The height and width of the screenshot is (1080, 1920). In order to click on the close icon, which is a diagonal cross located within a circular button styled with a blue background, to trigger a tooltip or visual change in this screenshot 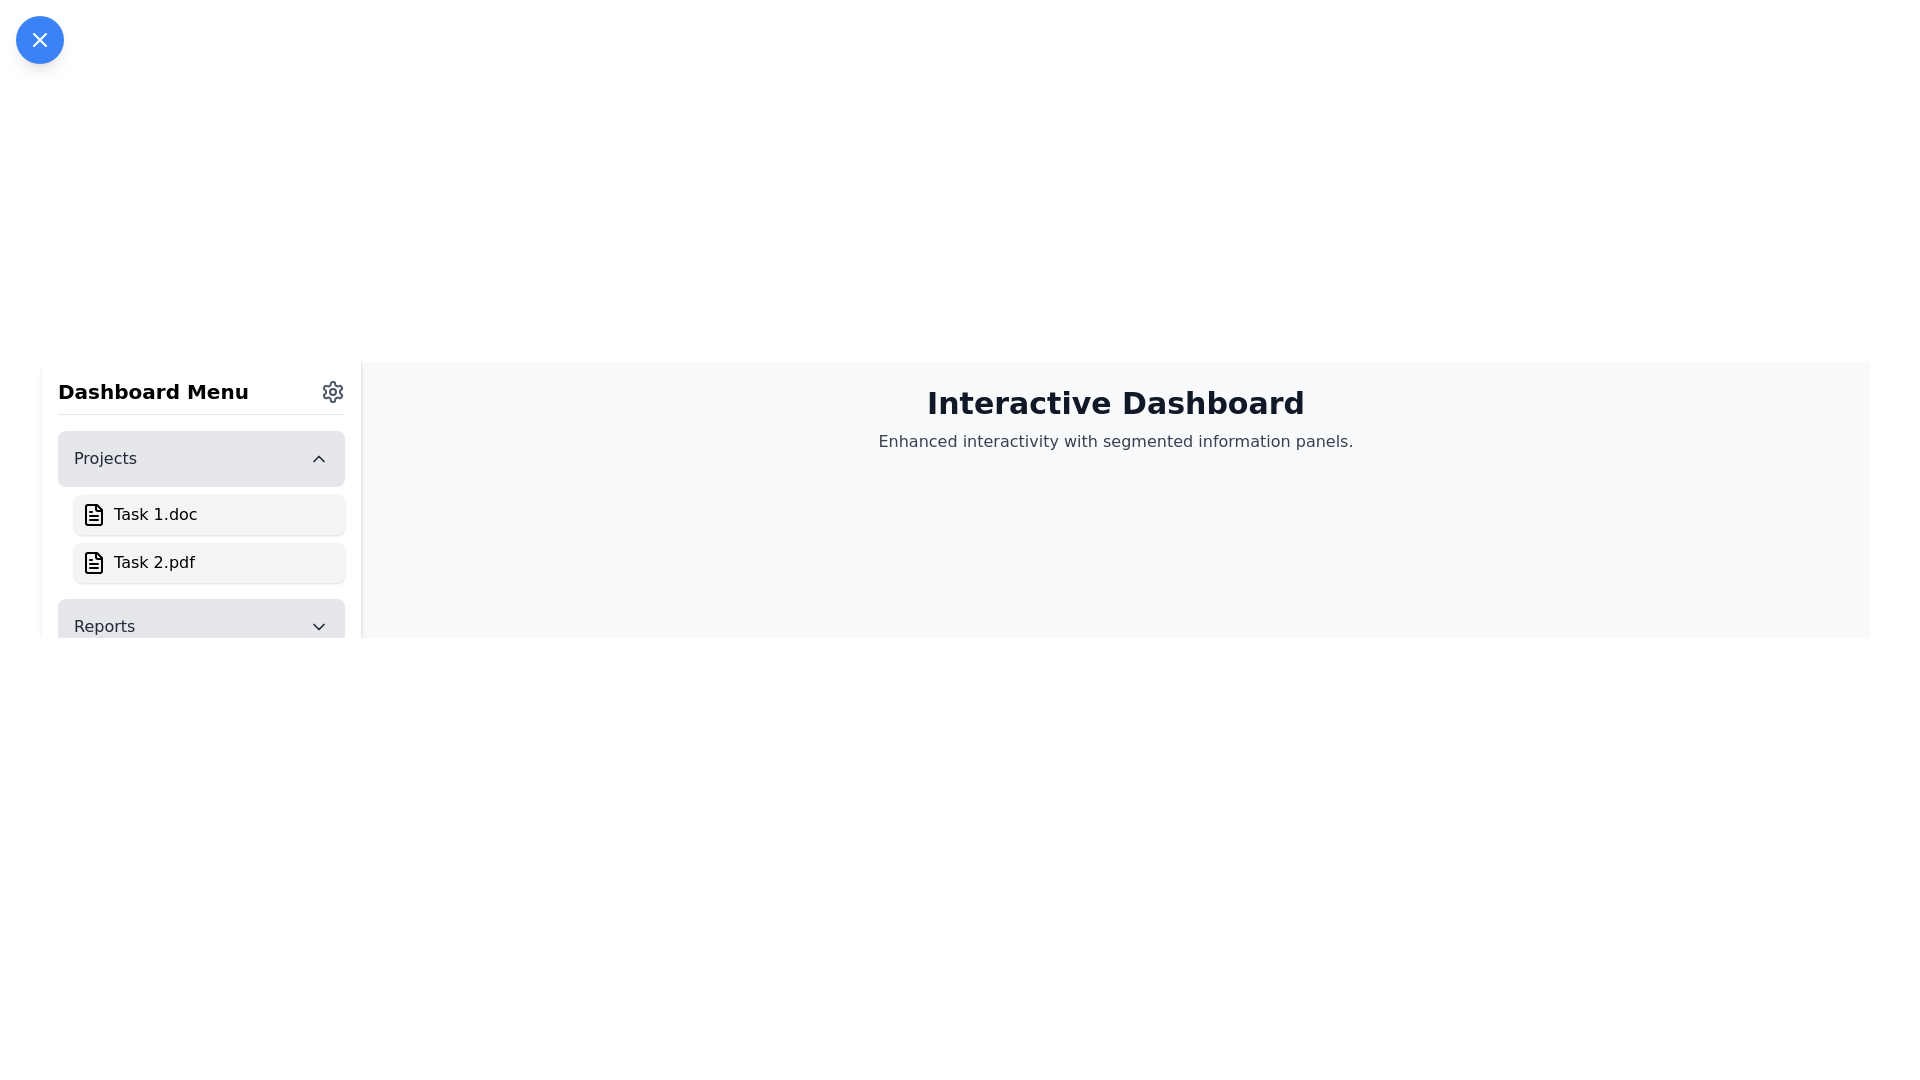, I will do `click(39, 39)`.